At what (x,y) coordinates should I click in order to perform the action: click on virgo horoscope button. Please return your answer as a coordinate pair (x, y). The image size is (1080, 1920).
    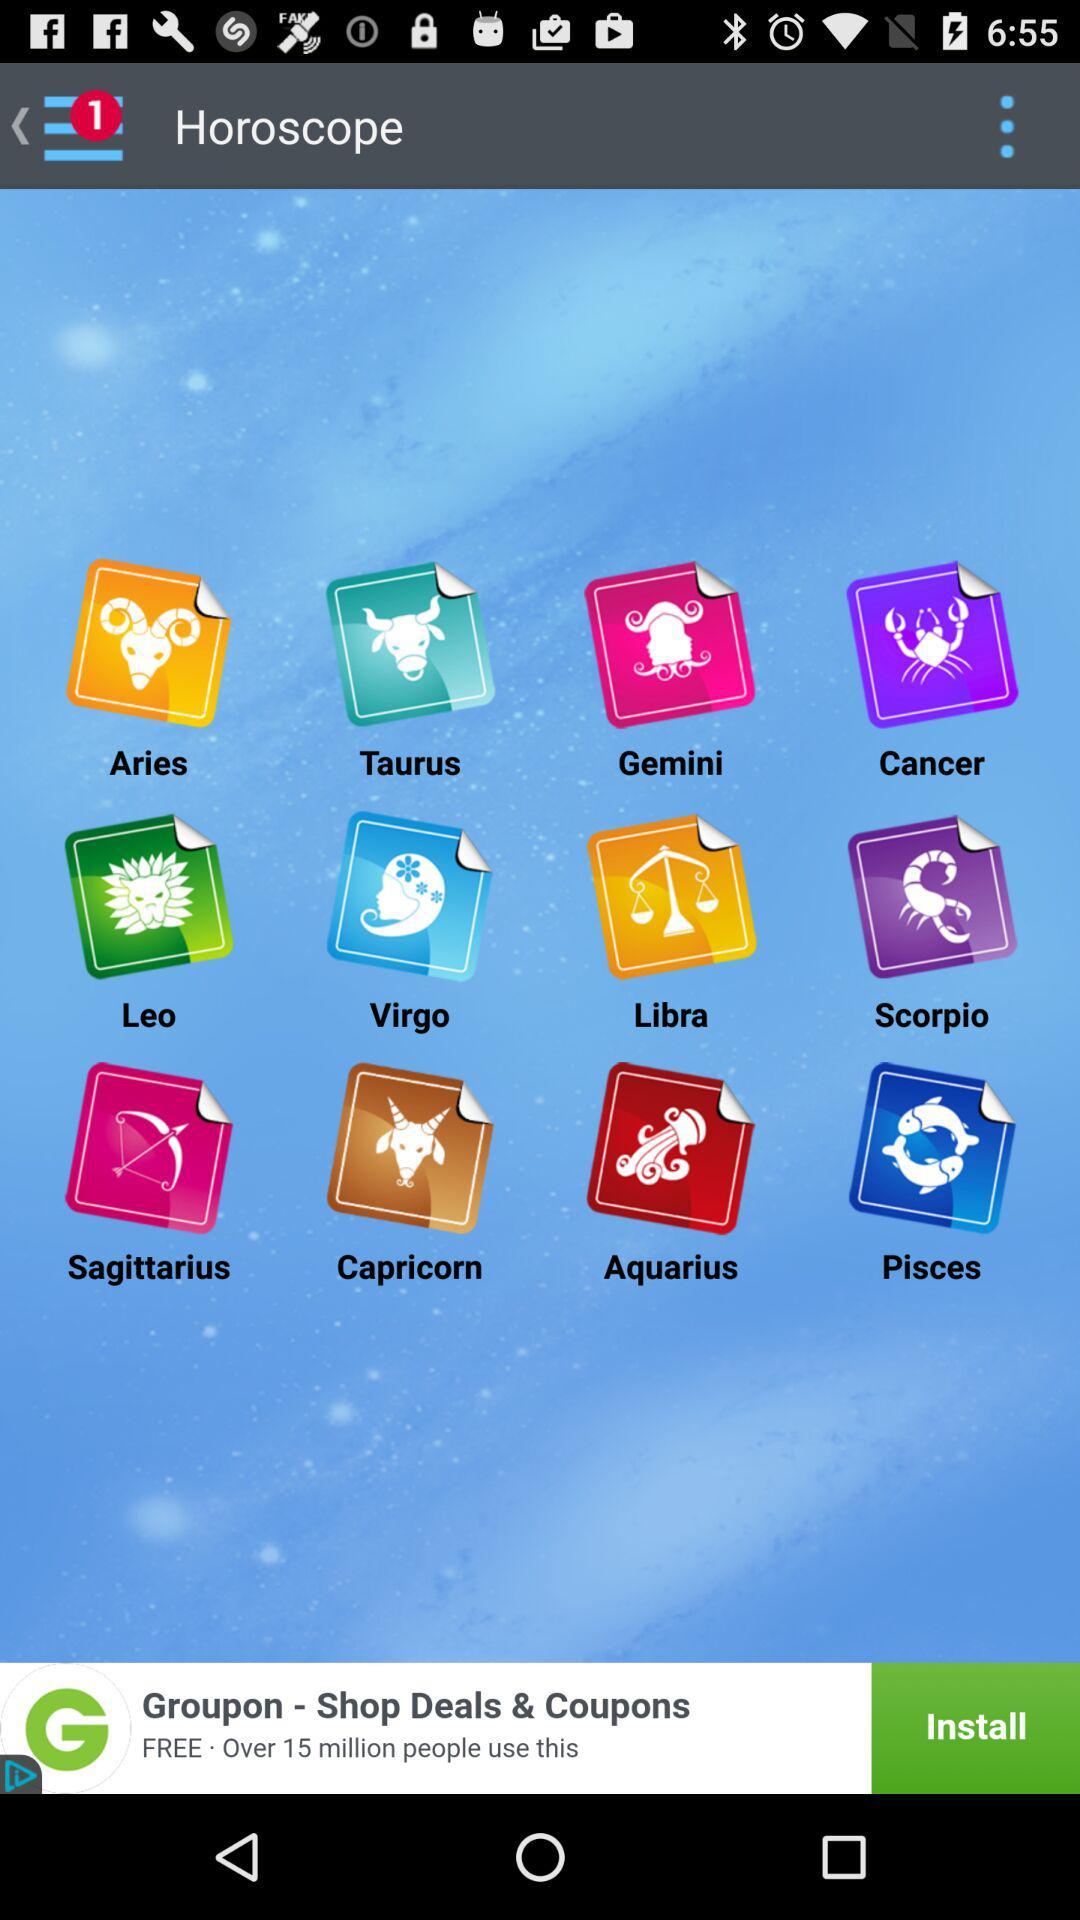
    Looking at the image, I should click on (408, 895).